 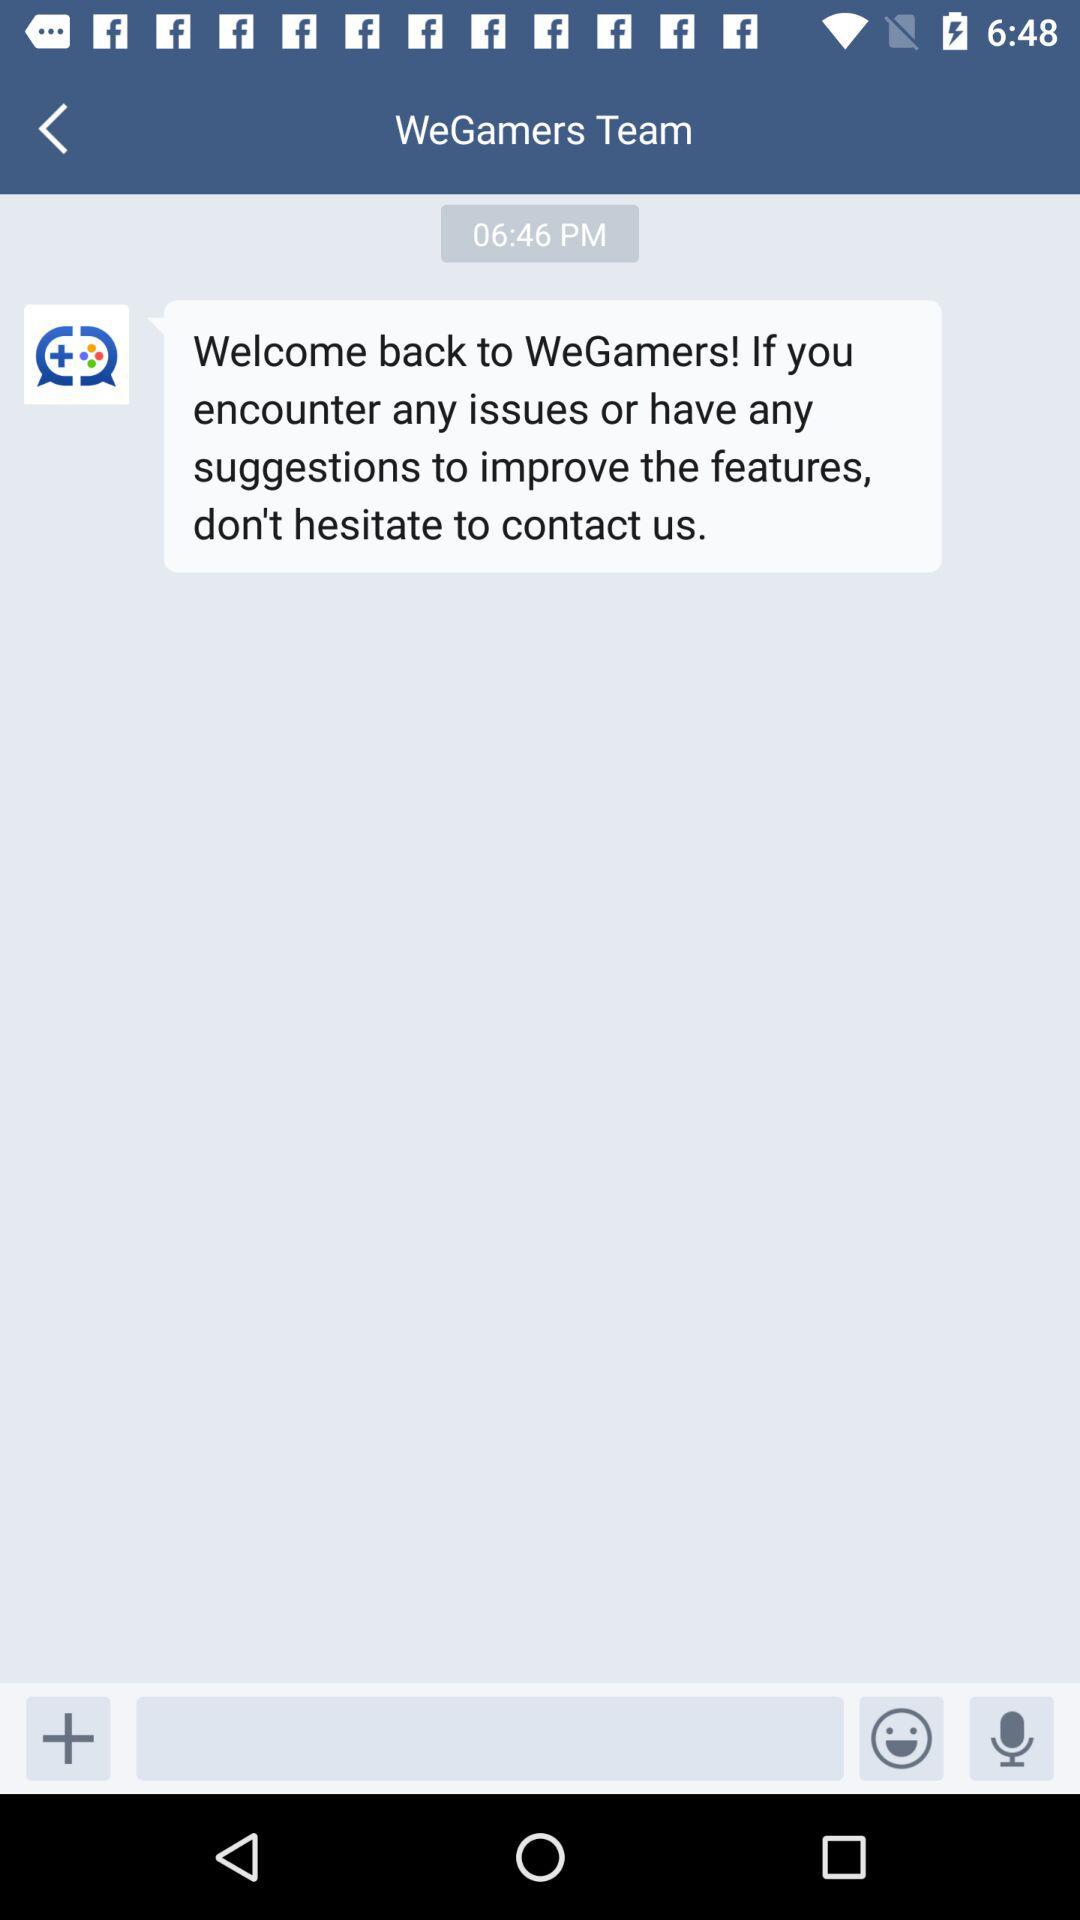 What do you see at coordinates (1011, 1737) in the screenshot?
I see `the microphone icon` at bounding box center [1011, 1737].